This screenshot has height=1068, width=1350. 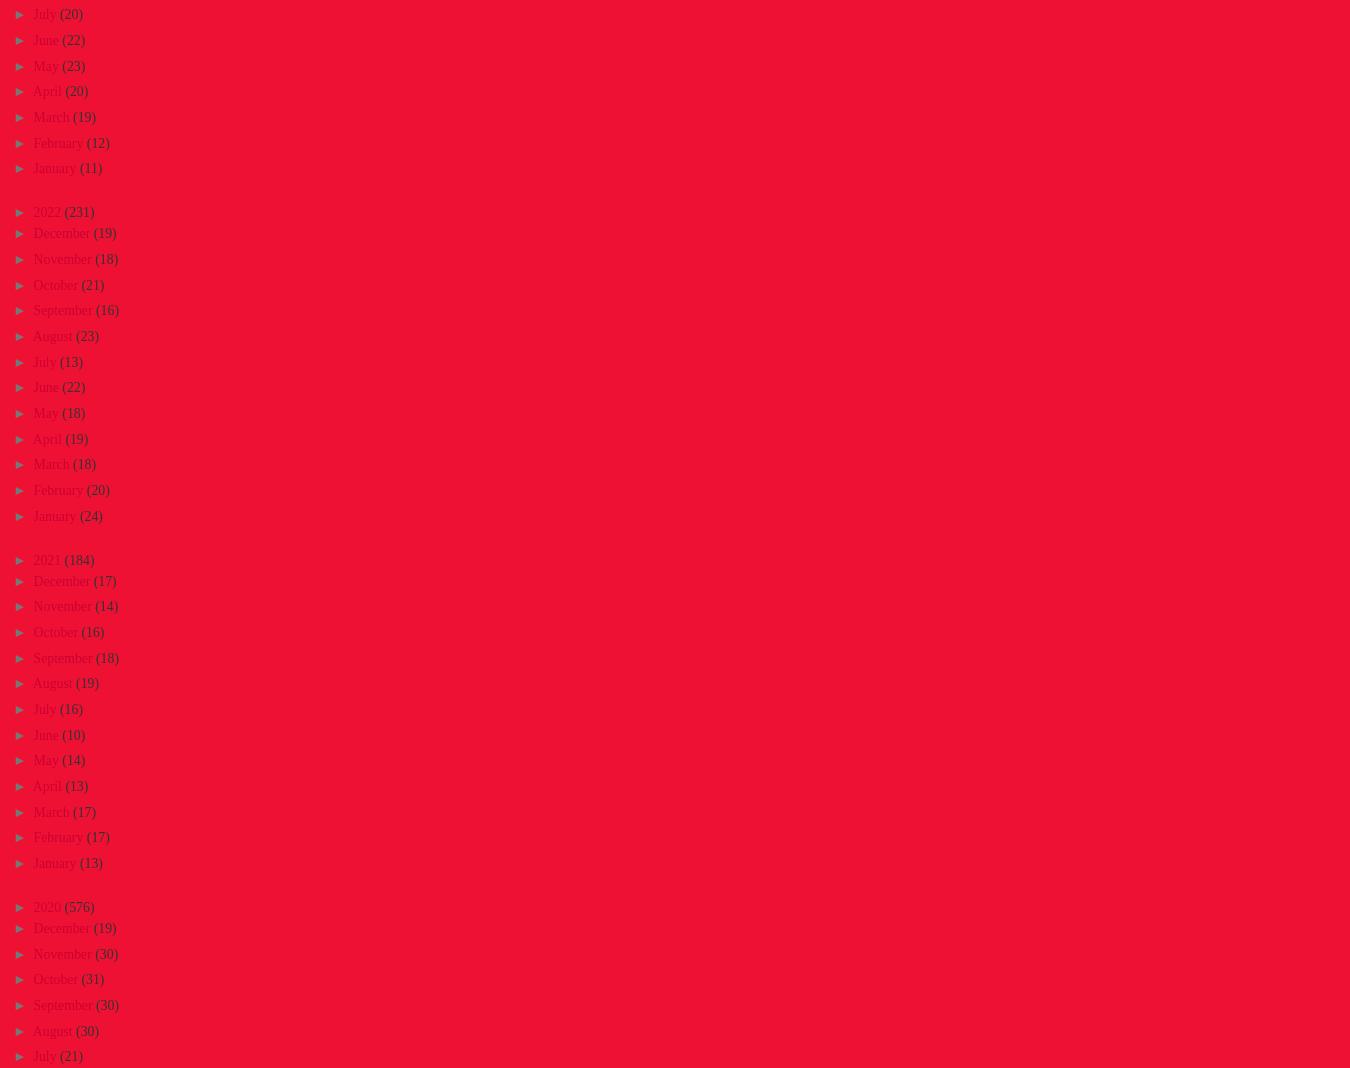 I want to click on '2021', so click(x=47, y=558).